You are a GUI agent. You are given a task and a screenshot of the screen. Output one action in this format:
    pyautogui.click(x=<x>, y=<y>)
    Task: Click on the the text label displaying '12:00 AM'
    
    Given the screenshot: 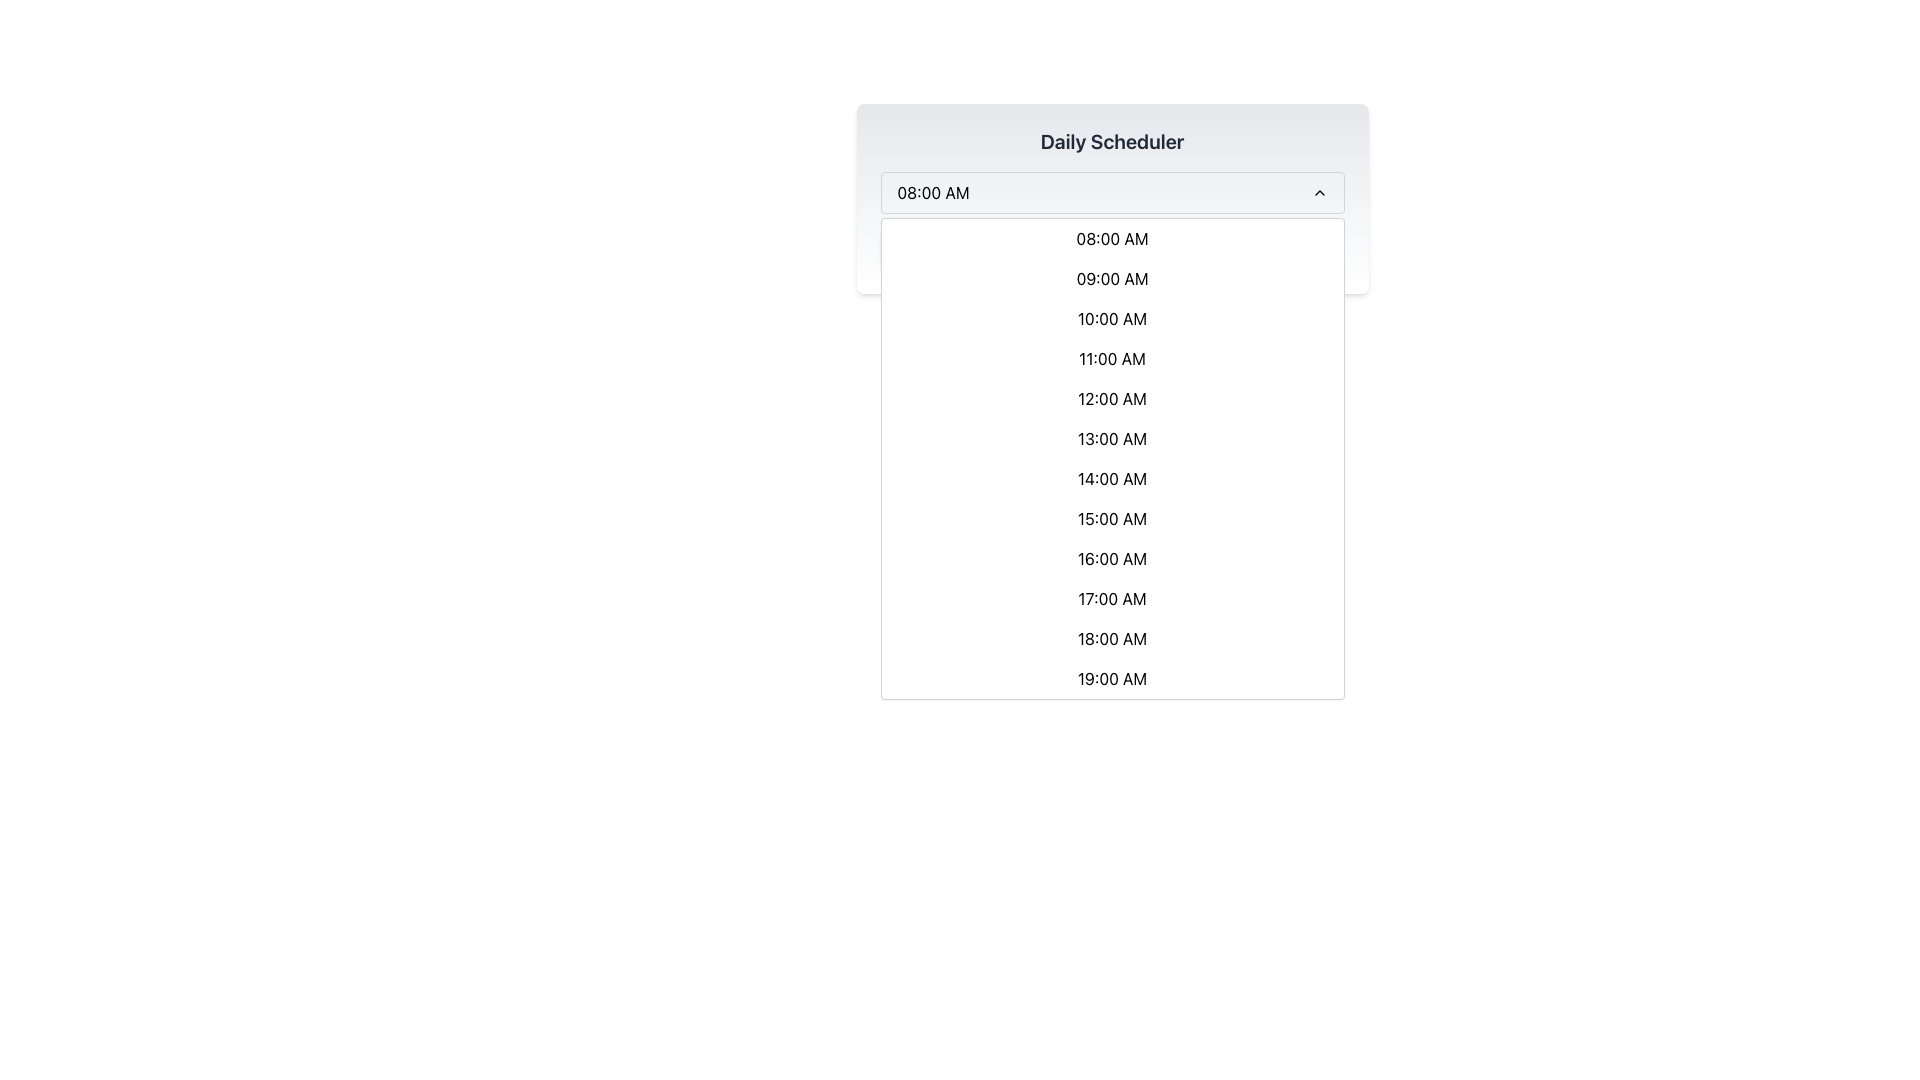 What is the action you would take?
    pyautogui.click(x=1111, y=398)
    